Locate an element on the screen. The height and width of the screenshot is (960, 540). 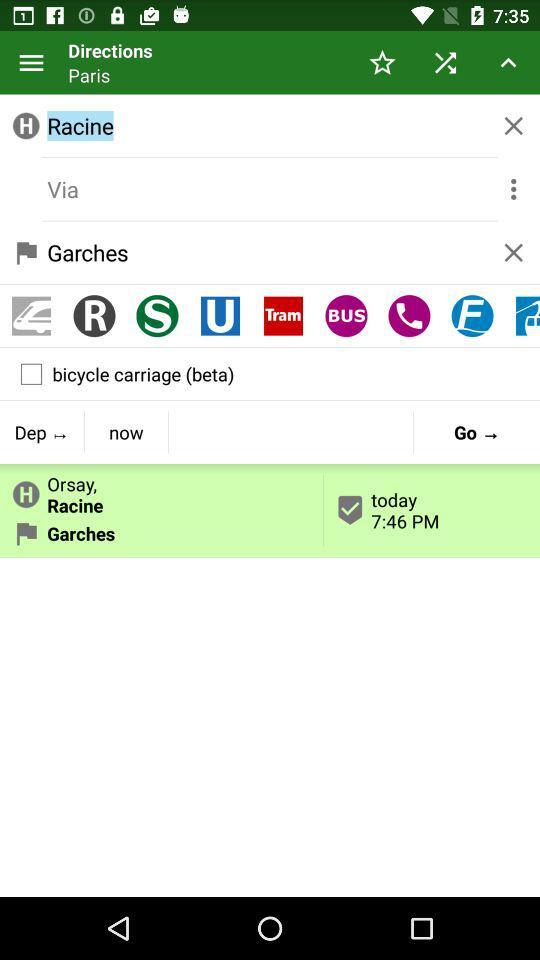
the bicycle carriage (beta) is located at coordinates (270, 373).